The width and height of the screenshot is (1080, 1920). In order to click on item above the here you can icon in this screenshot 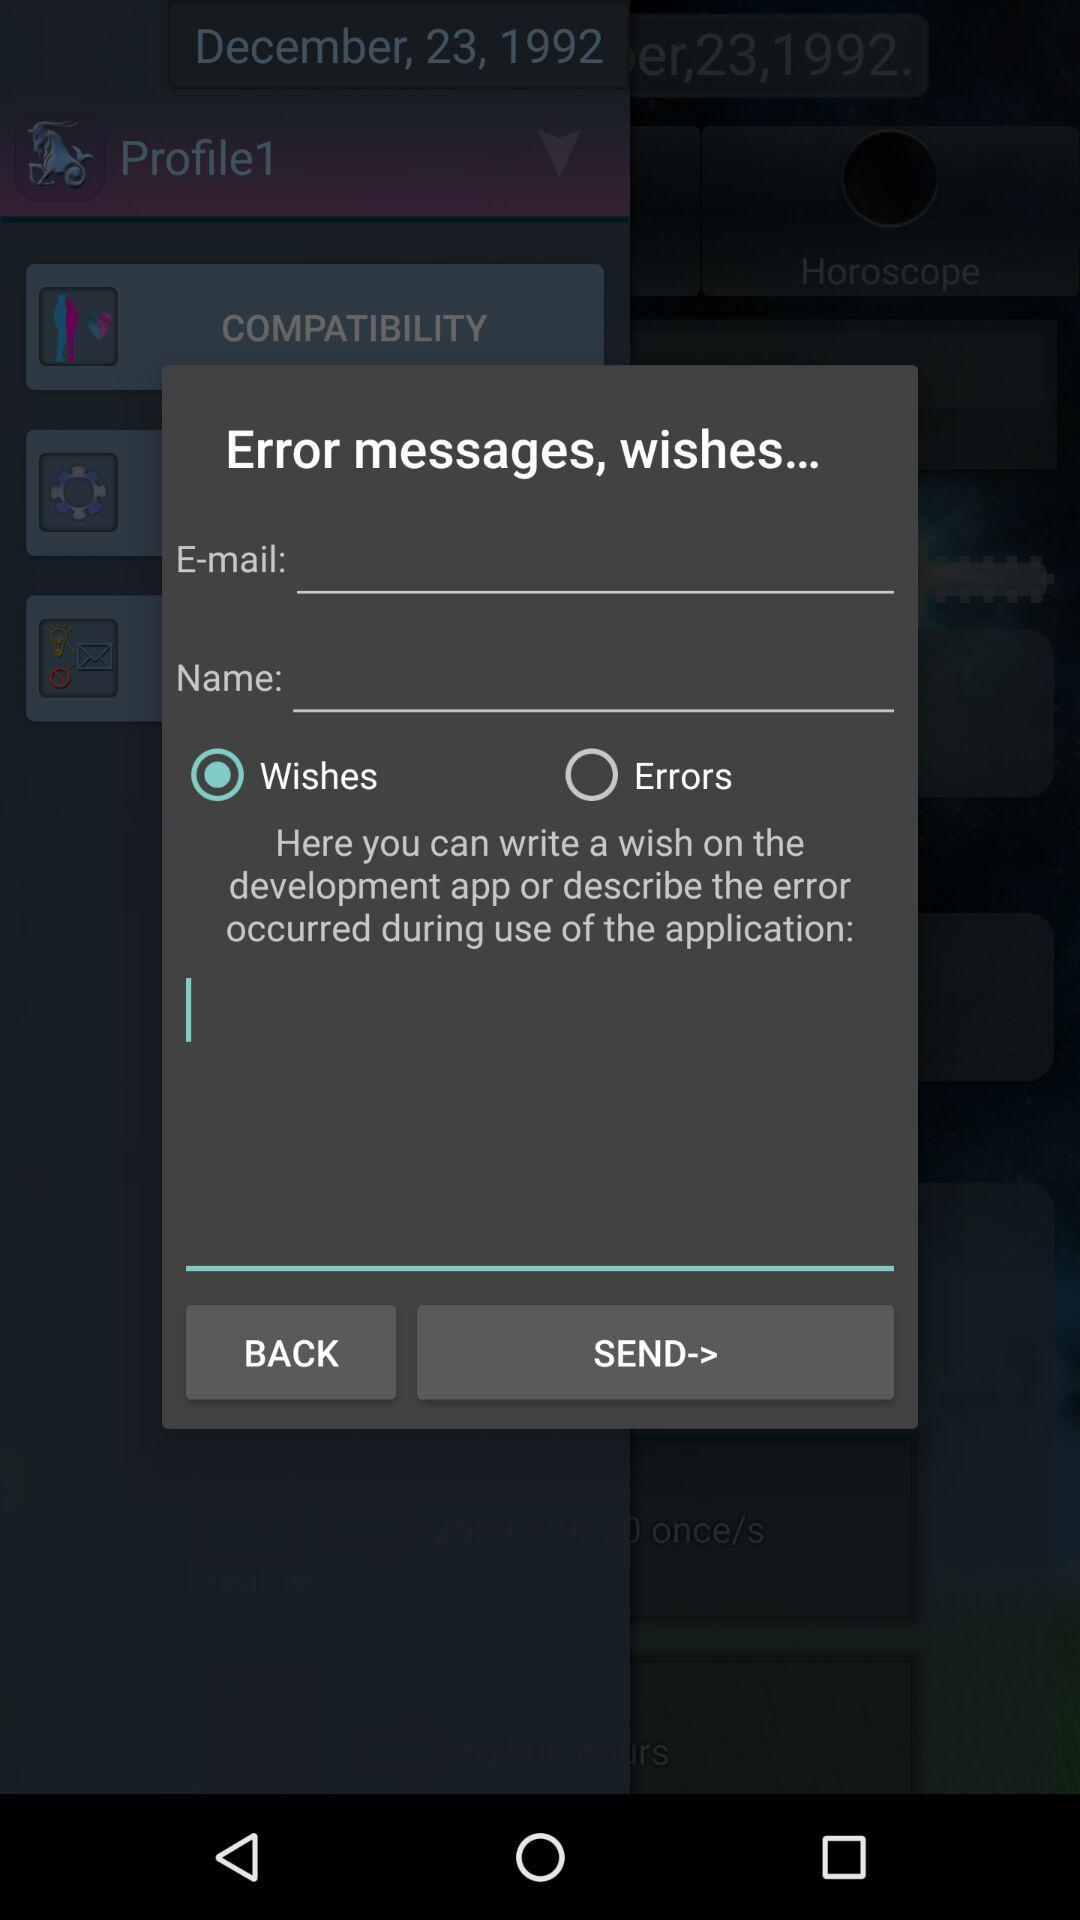, I will do `click(727, 773)`.